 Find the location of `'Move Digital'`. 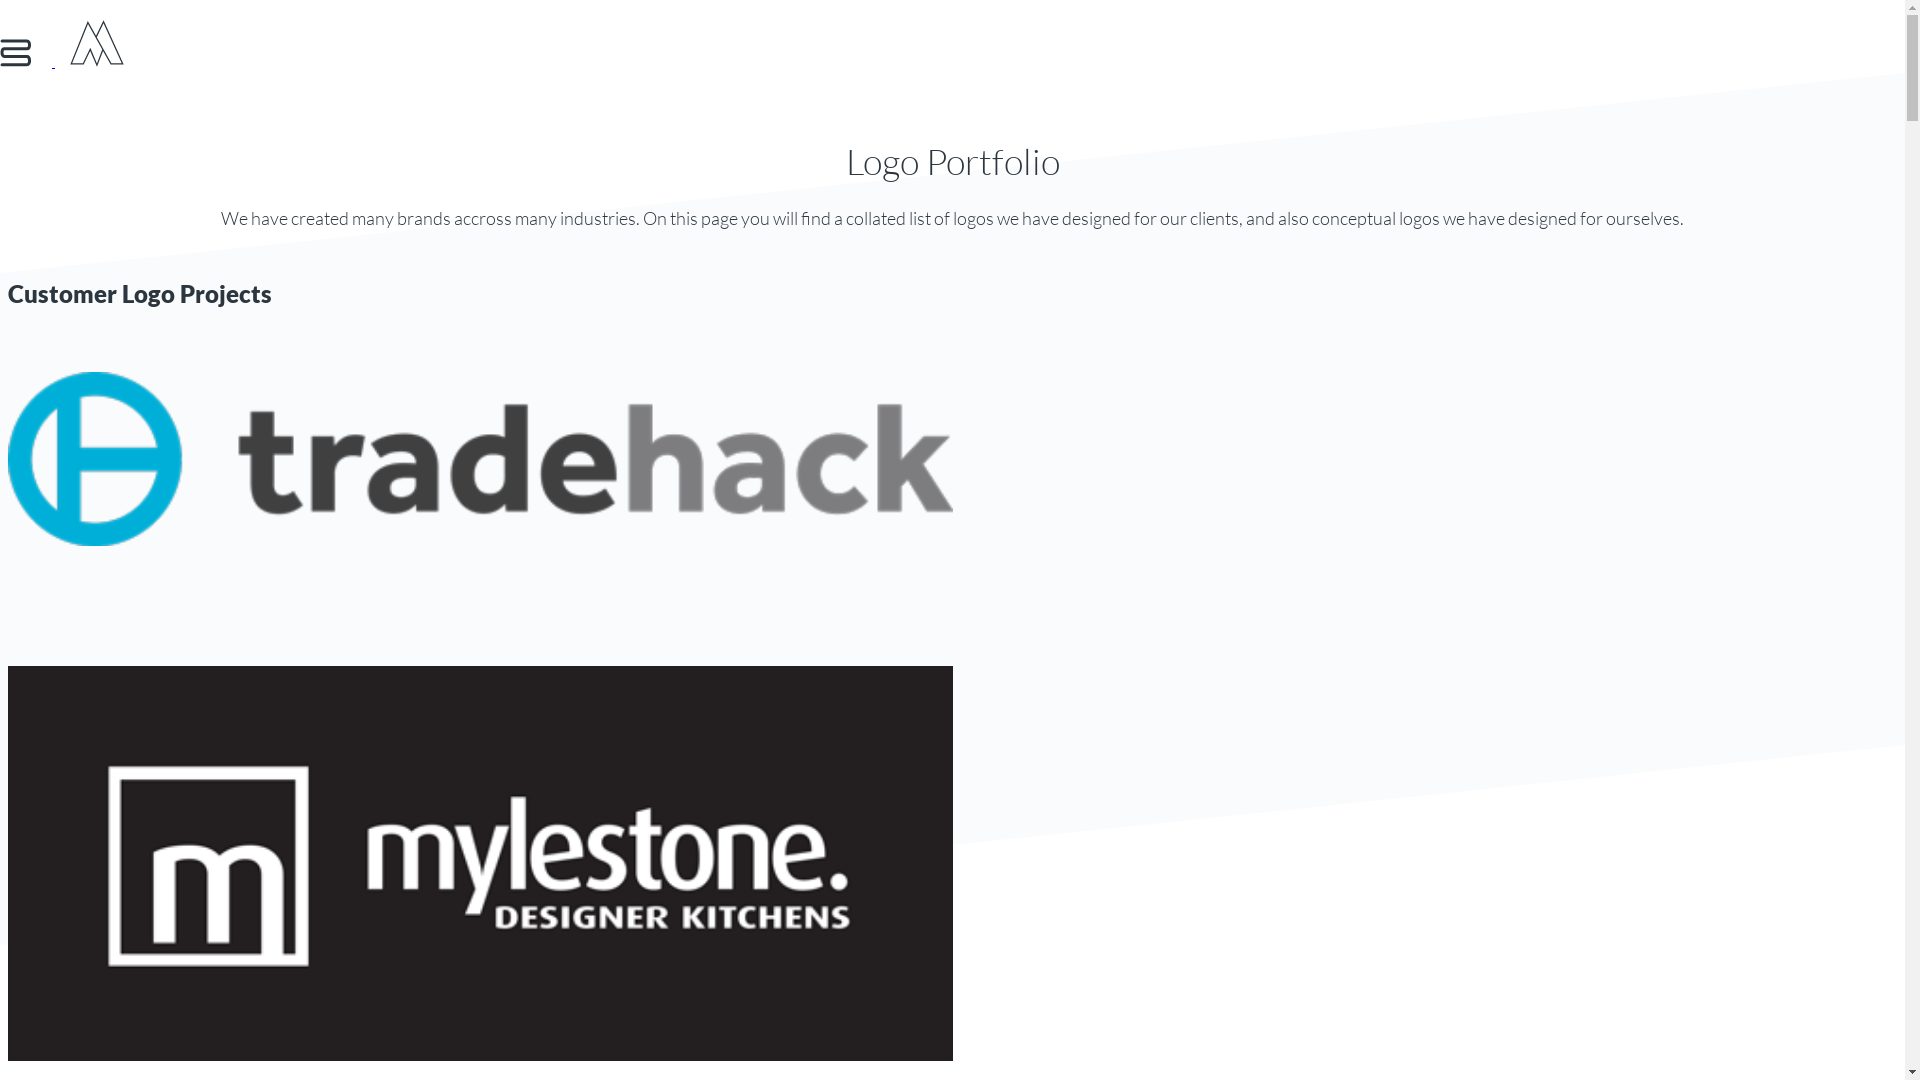

'Move Digital' is located at coordinates (95, 59).